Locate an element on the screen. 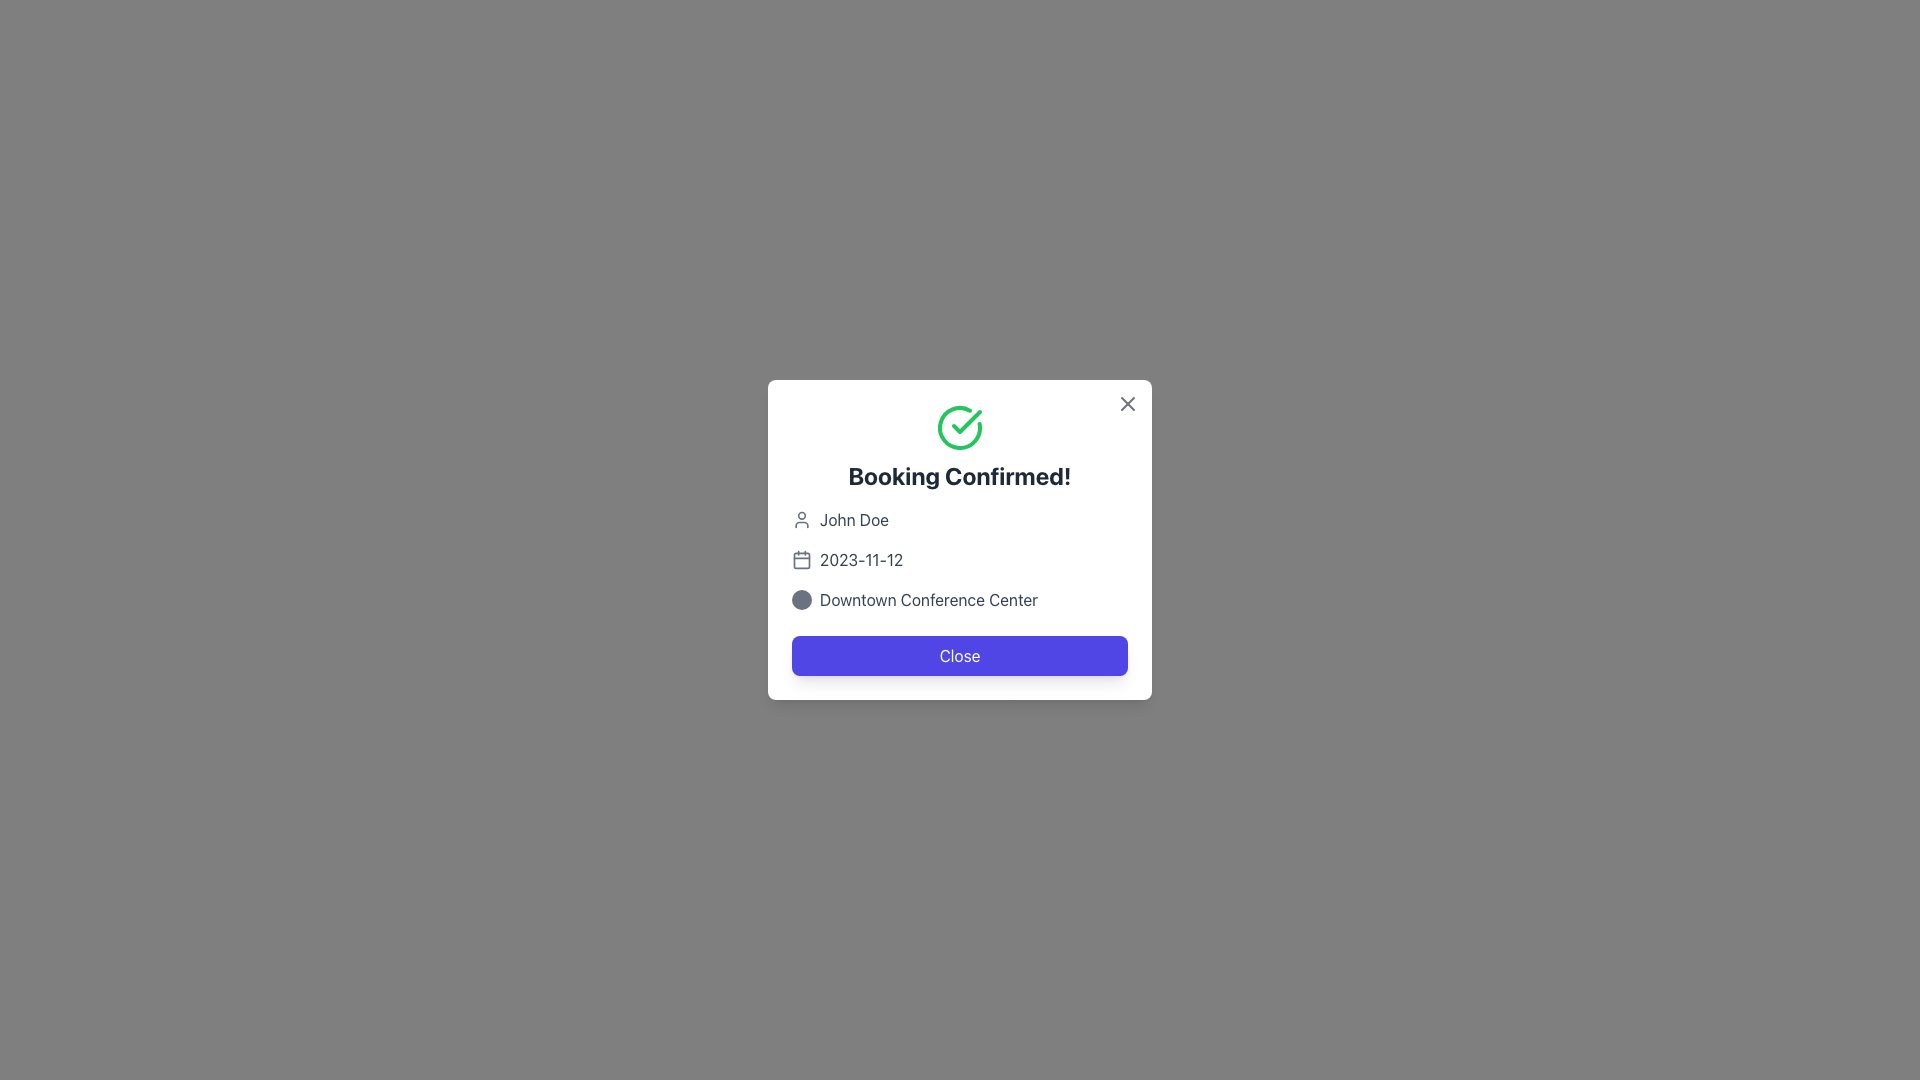  the clean cross icon in the top-right corner of the 'Booking Confirmed!' modal is located at coordinates (1128, 404).